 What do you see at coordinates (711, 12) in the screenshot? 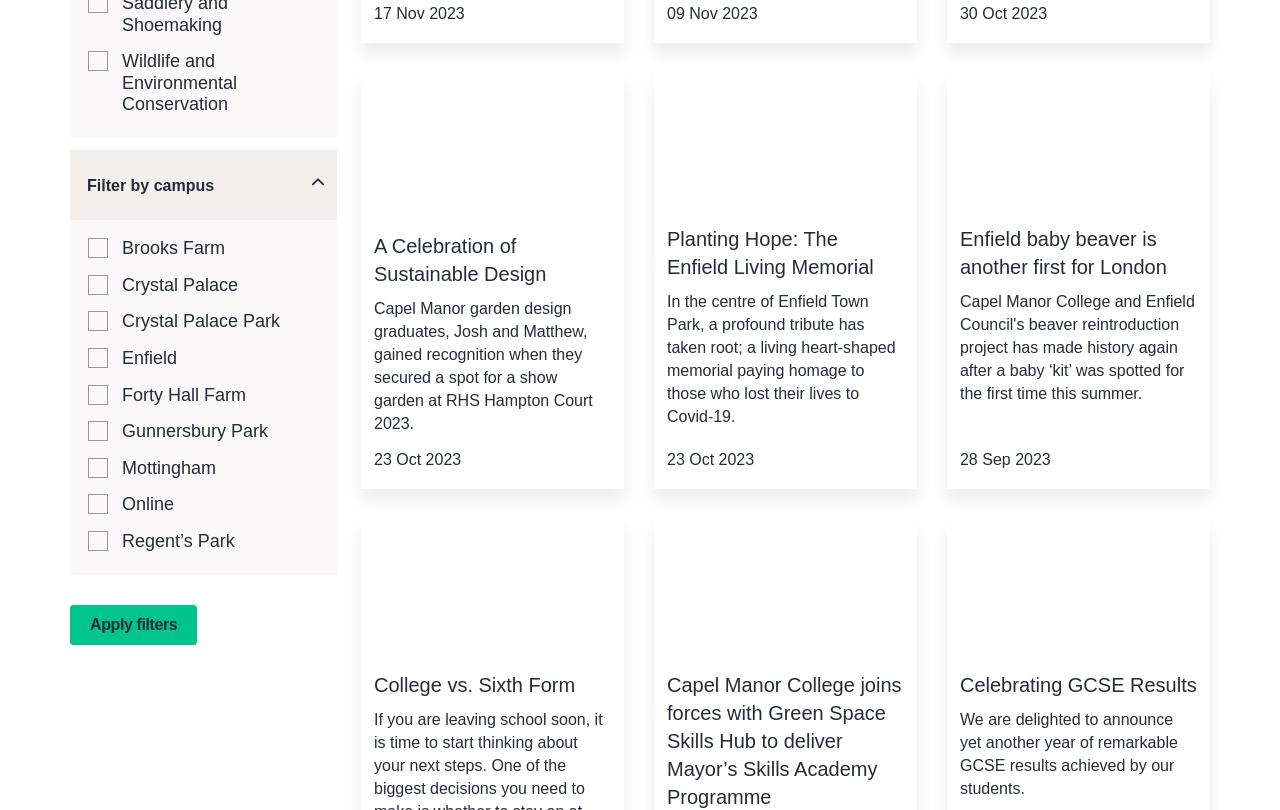
I see `'09 Nov 2023'` at bounding box center [711, 12].